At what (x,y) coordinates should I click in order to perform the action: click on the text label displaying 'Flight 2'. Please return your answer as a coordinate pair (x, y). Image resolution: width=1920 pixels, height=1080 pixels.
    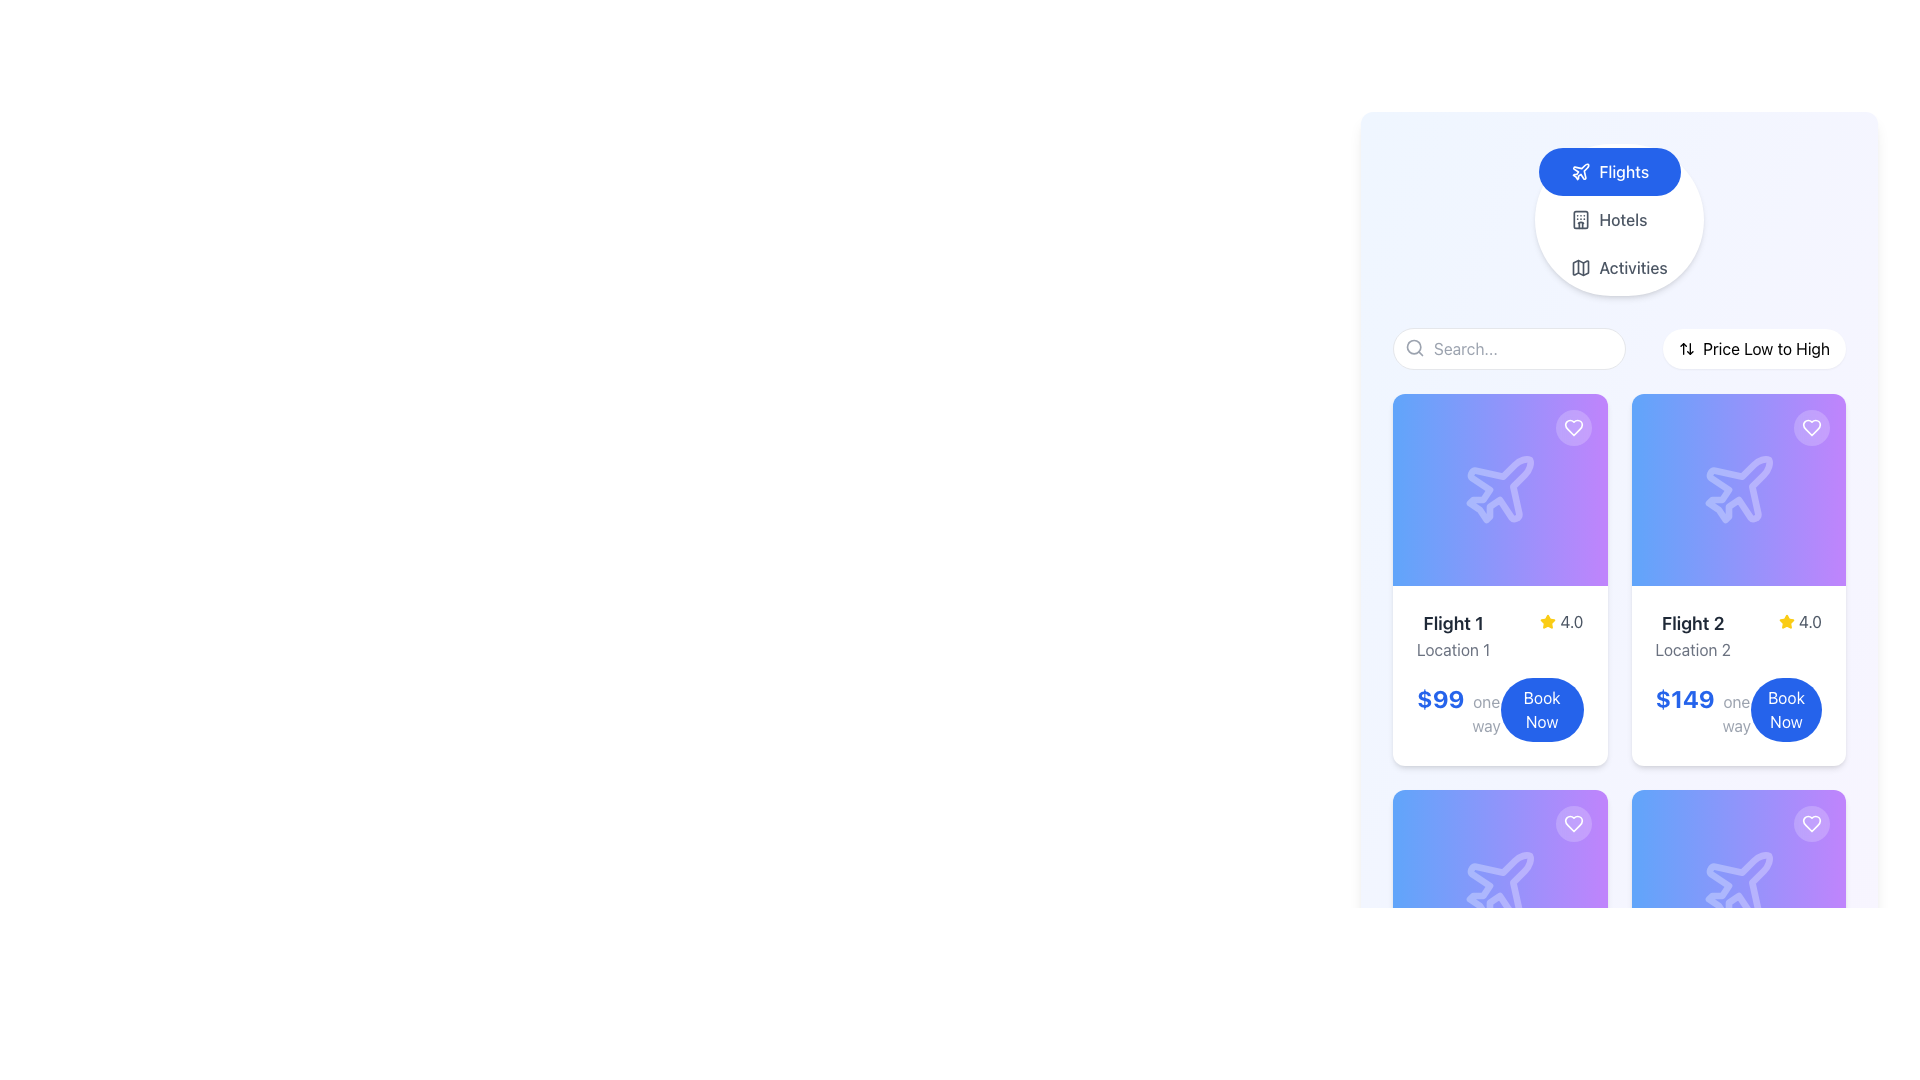
    Looking at the image, I should click on (1692, 623).